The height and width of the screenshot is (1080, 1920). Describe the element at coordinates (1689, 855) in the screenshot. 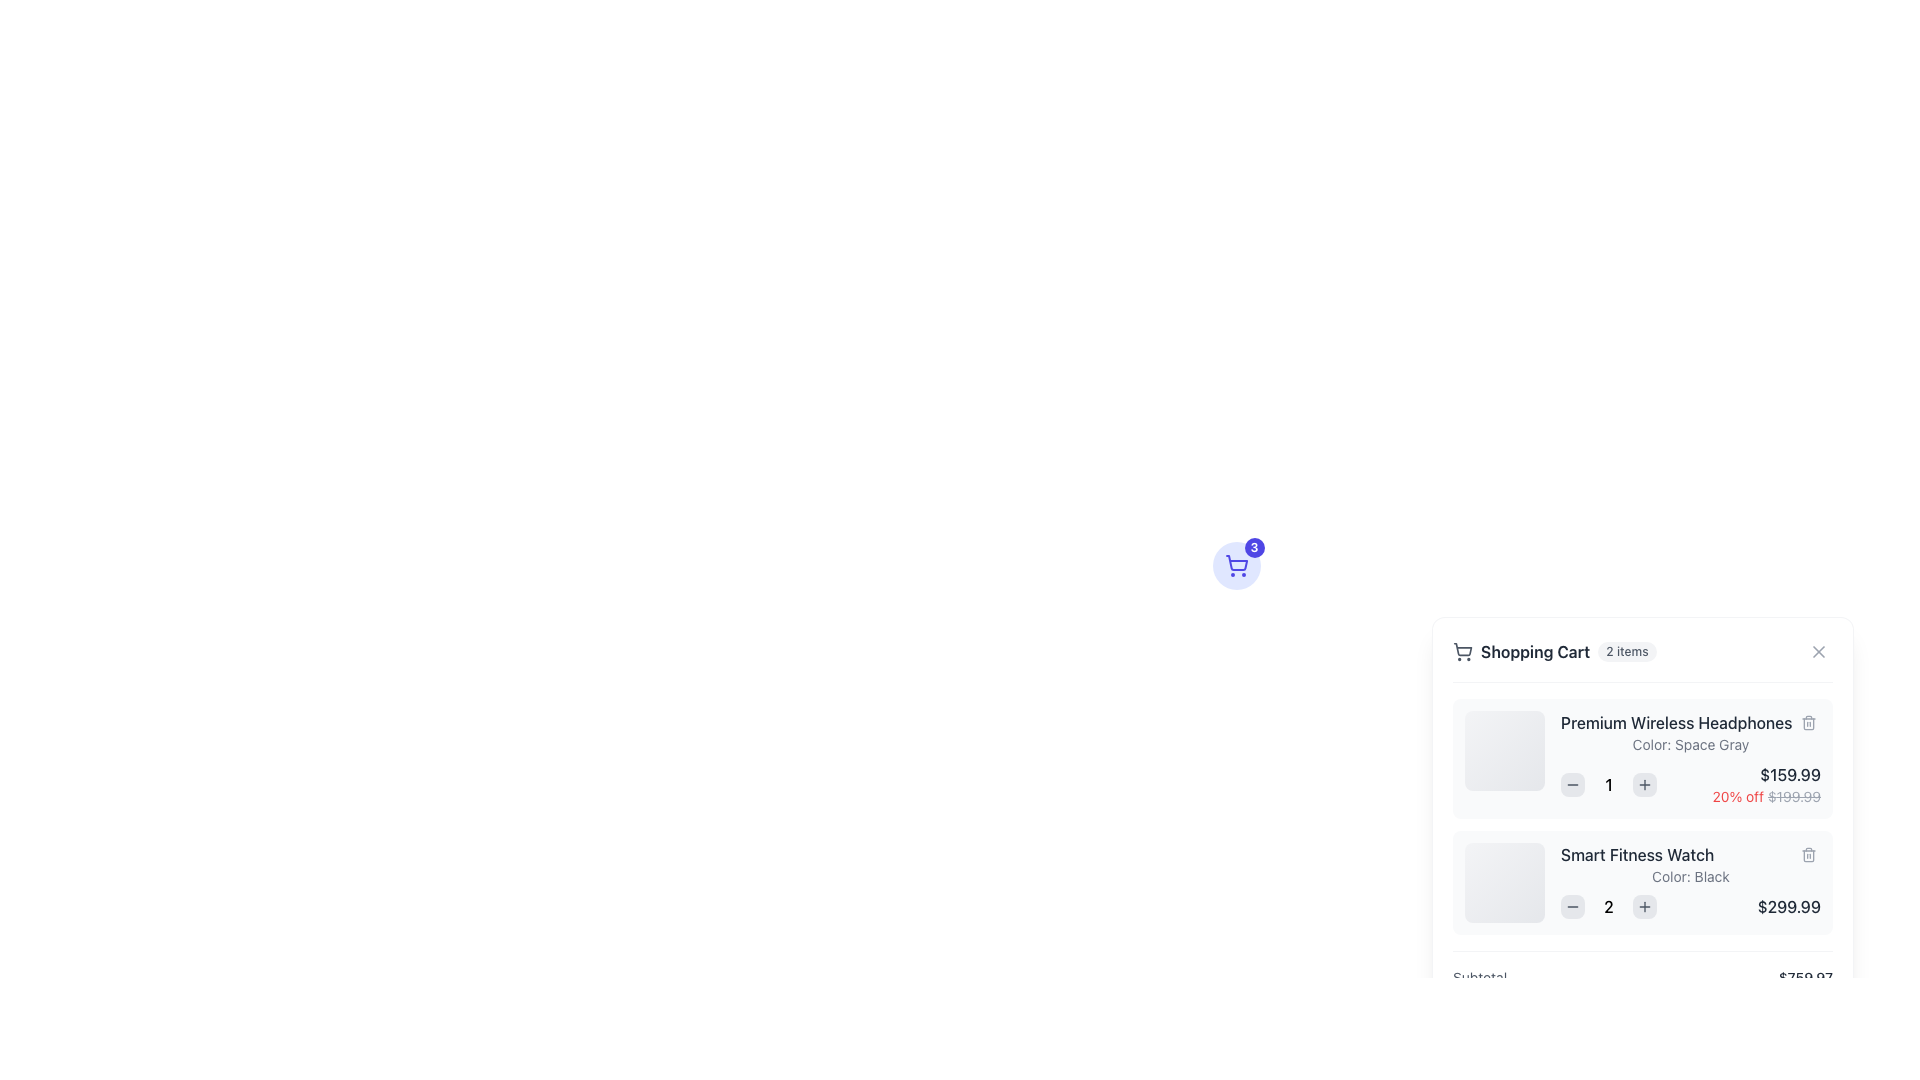

I see `the text label displaying 'Smart Fitness Watch' in the shopping cart interface, which is the primary label for the second item listed` at that location.